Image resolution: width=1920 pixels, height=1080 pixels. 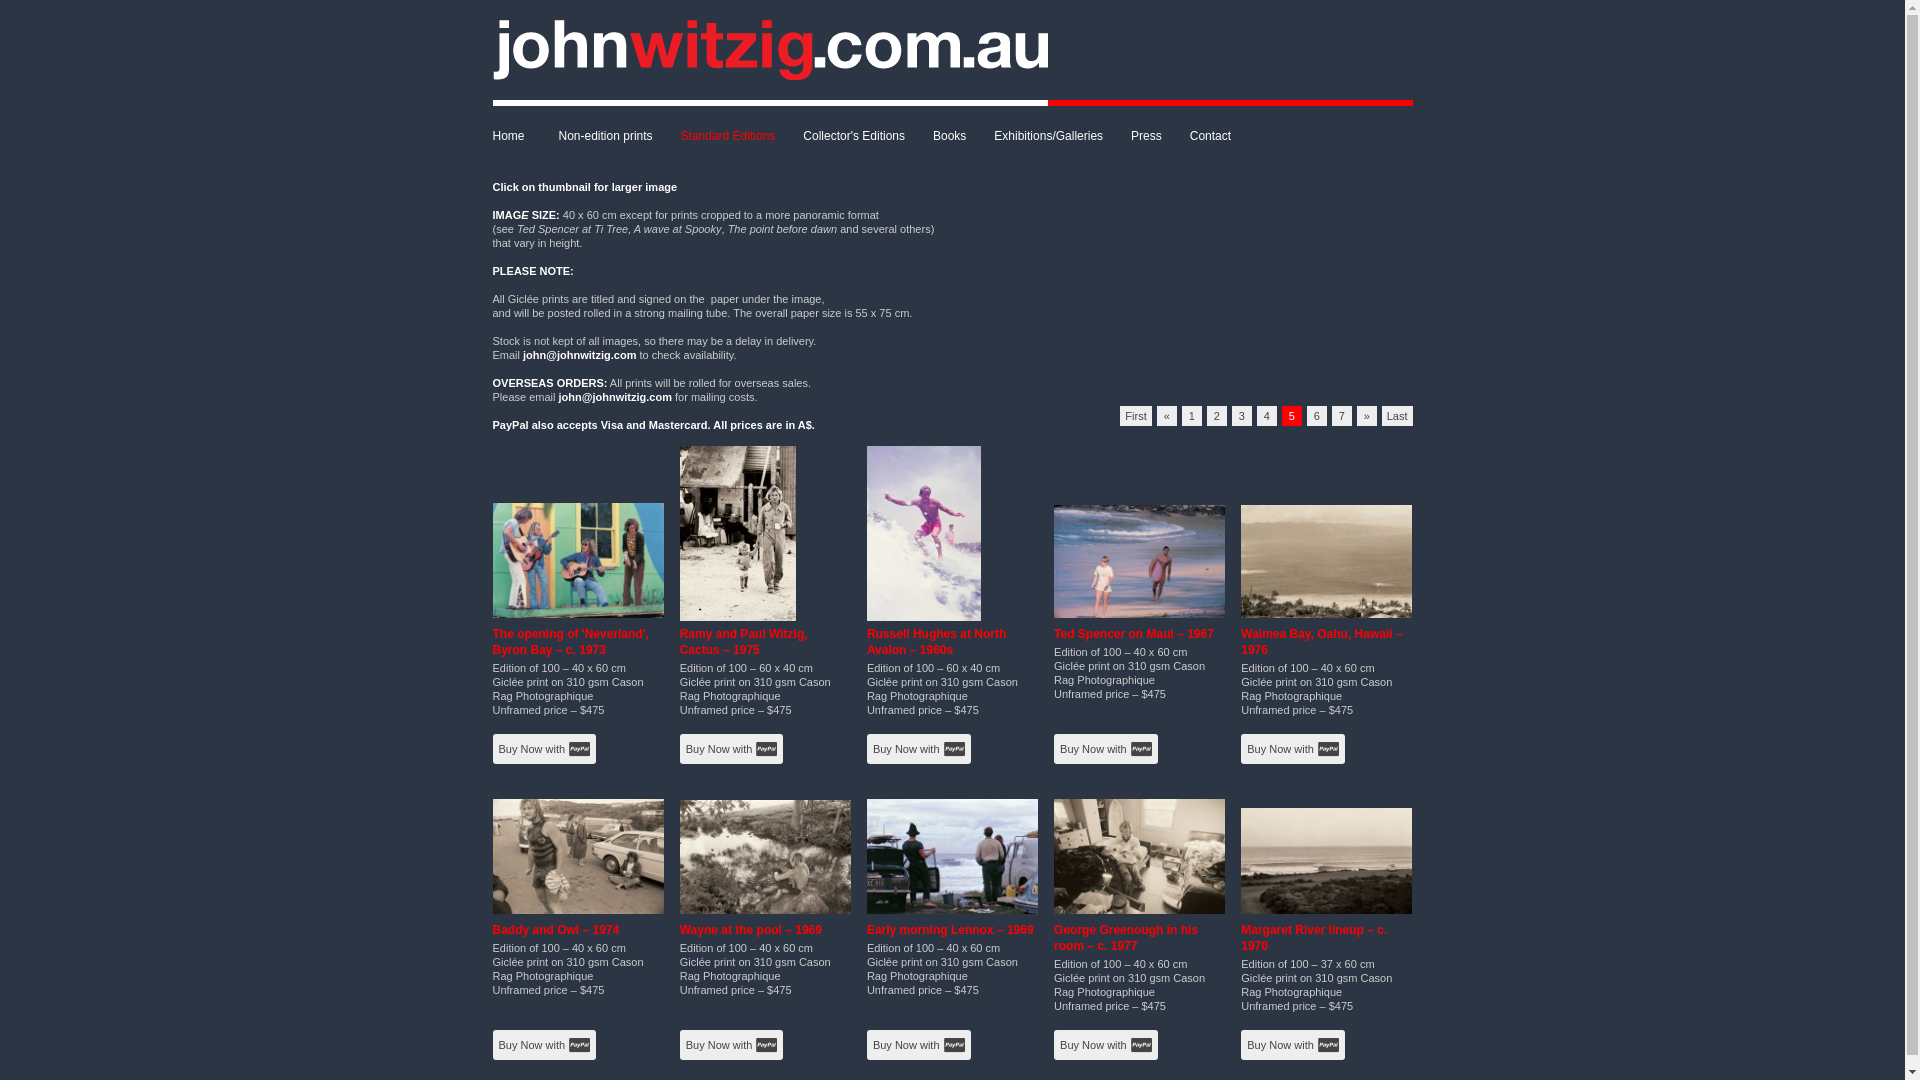 I want to click on 'Last', so click(x=1396, y=415).